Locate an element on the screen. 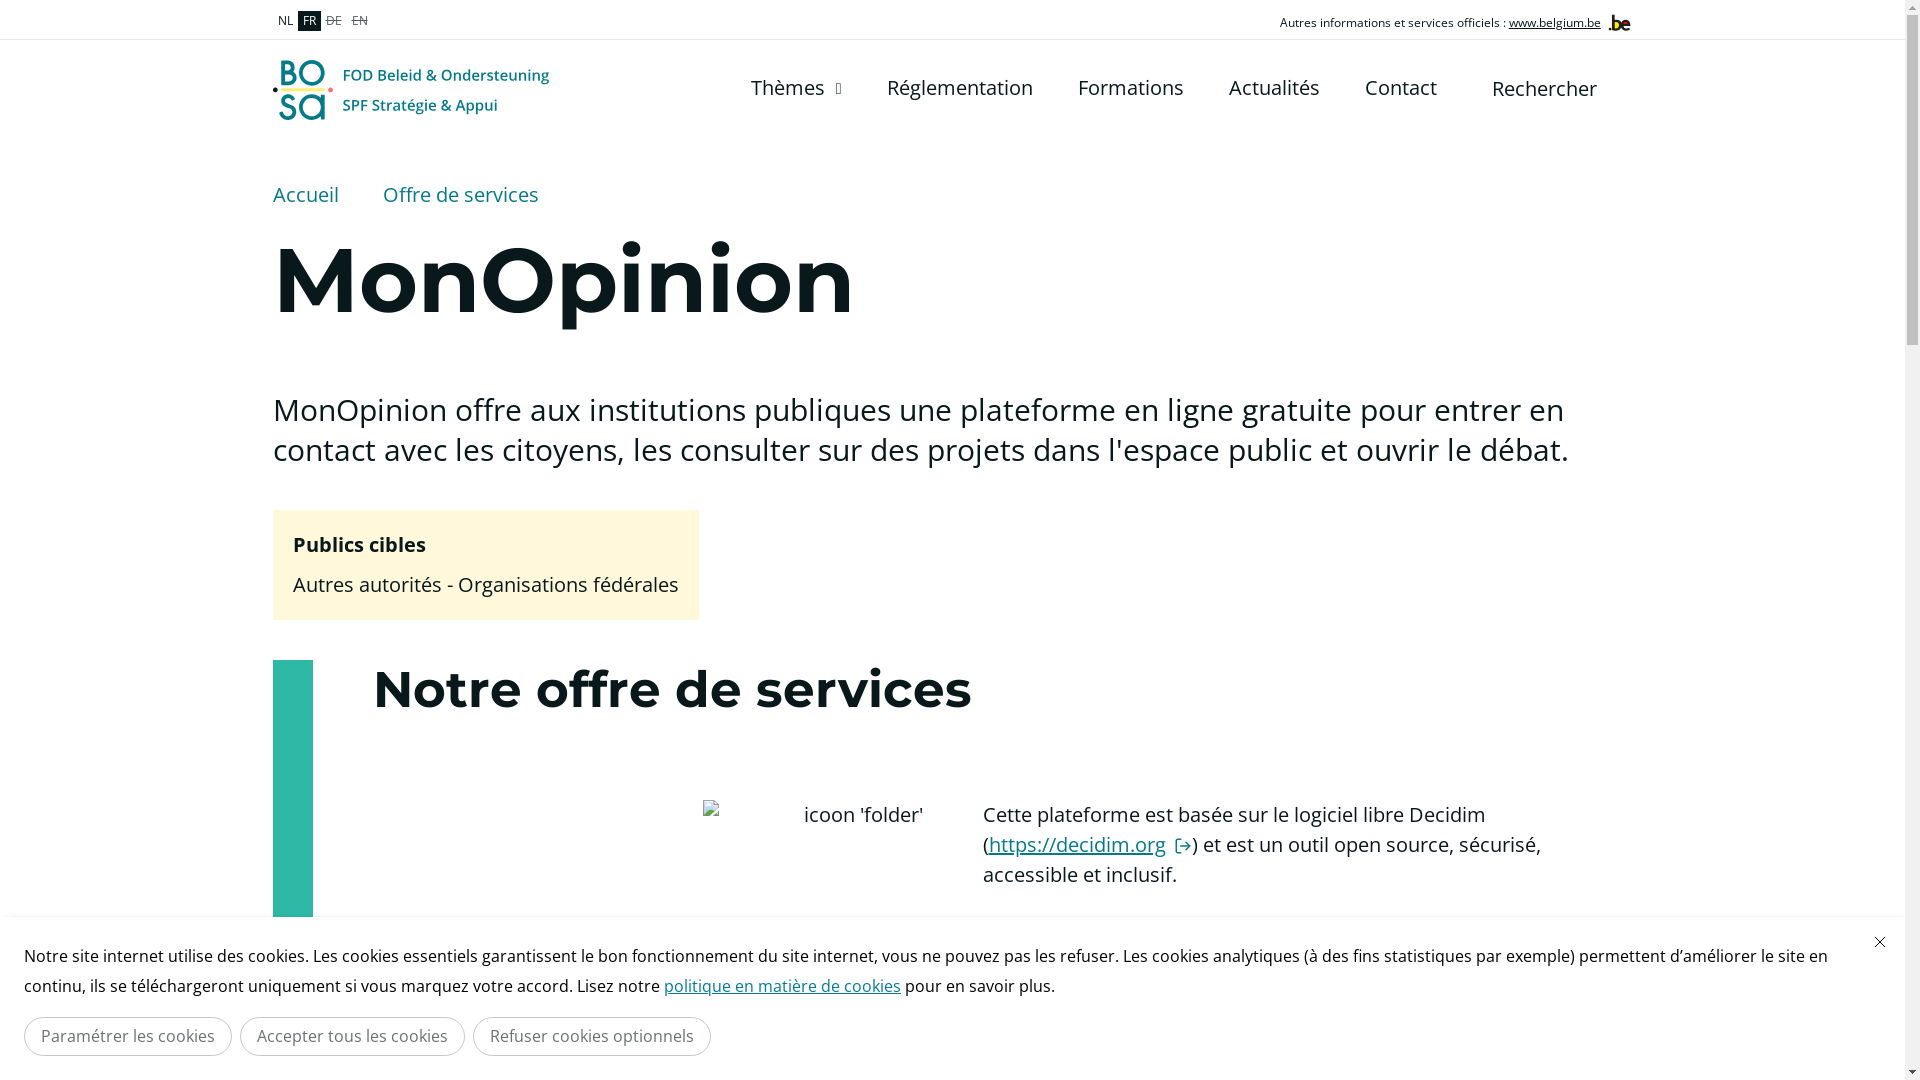 The width and height of the screenshot is (1920, 1080). 'Accueil' is located at coordinates (271, 195).